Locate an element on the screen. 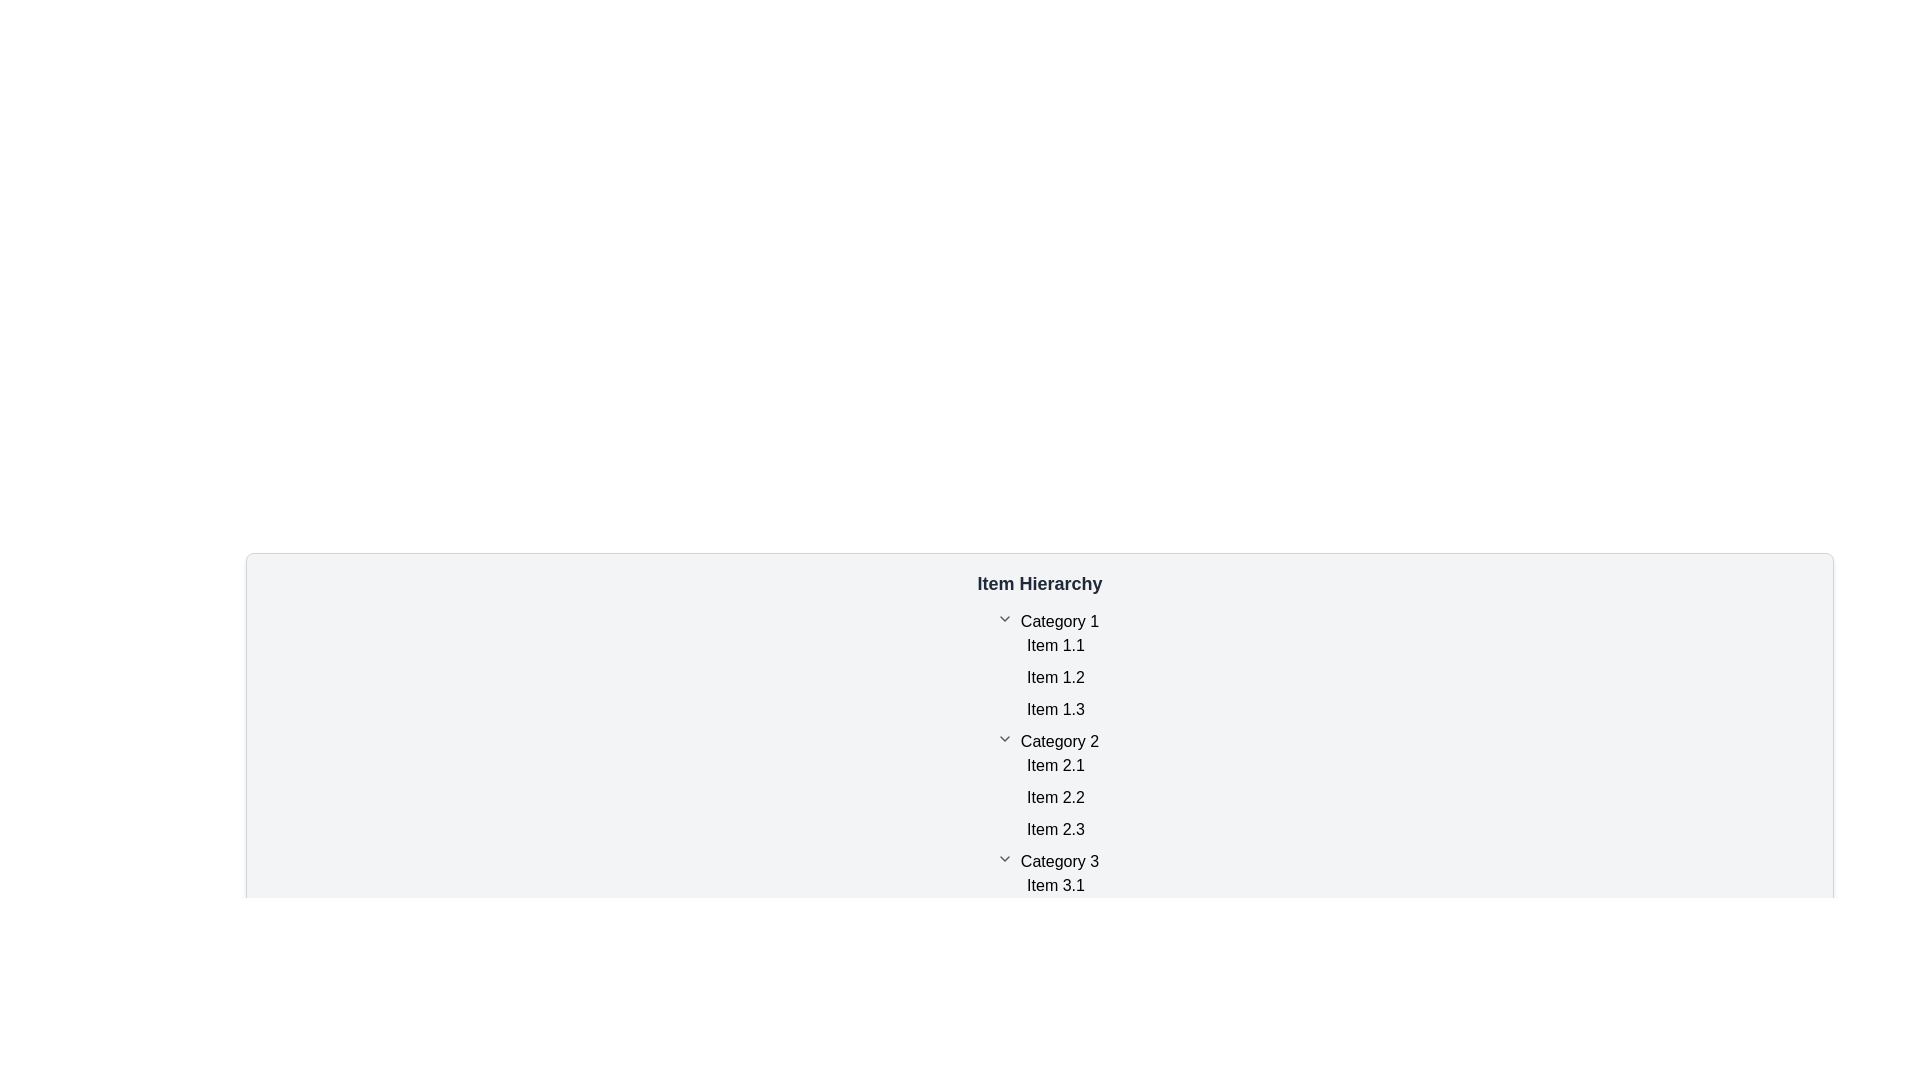 This screenshot has height=1080, width=1920. the non-interactive text label displaying 'Item 2.2', which is the second item under 'Category 2' is located at coordinates (1055, 797).